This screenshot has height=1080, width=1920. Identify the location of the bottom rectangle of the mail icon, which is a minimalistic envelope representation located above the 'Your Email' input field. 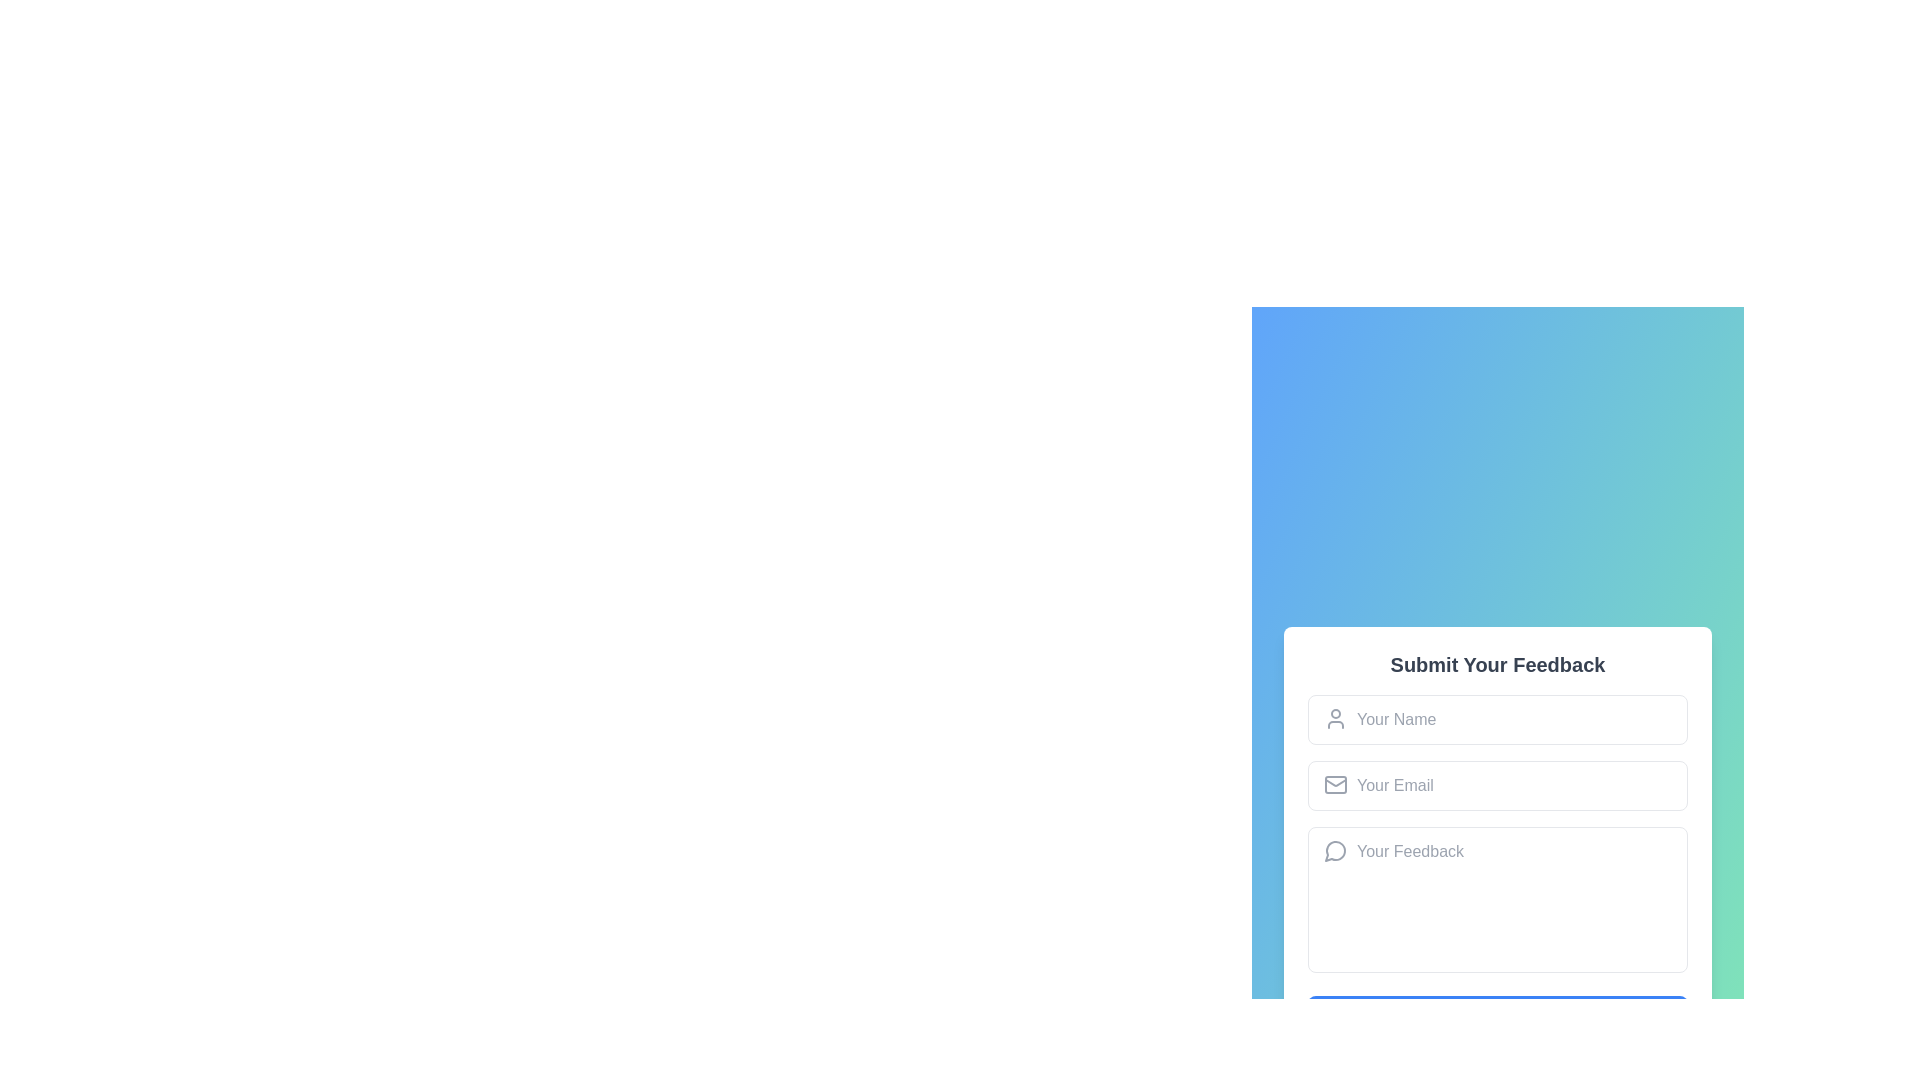
(1335, 783).